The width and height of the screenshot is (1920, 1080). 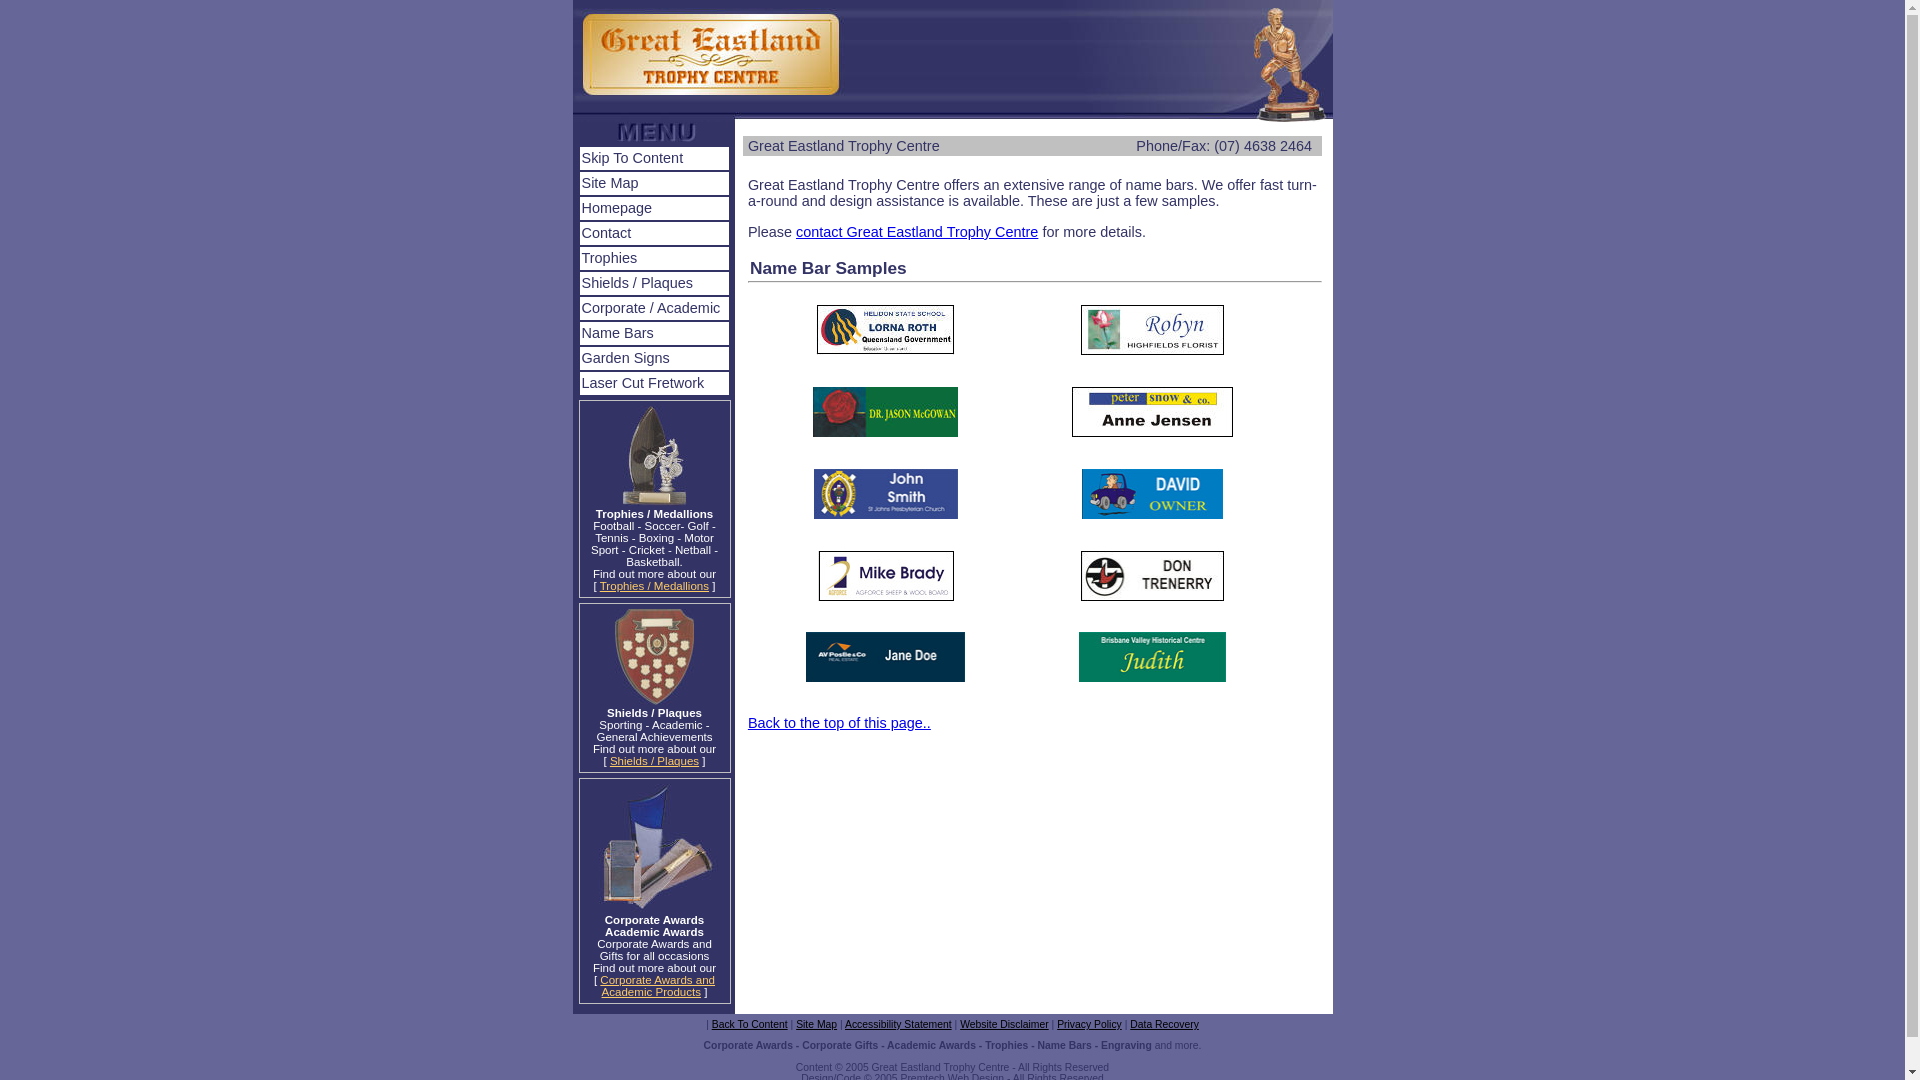 What do you see at coordinates (579, 208) in the screenshot?
I see `'Homepage'` at bounding box center [579, 208].